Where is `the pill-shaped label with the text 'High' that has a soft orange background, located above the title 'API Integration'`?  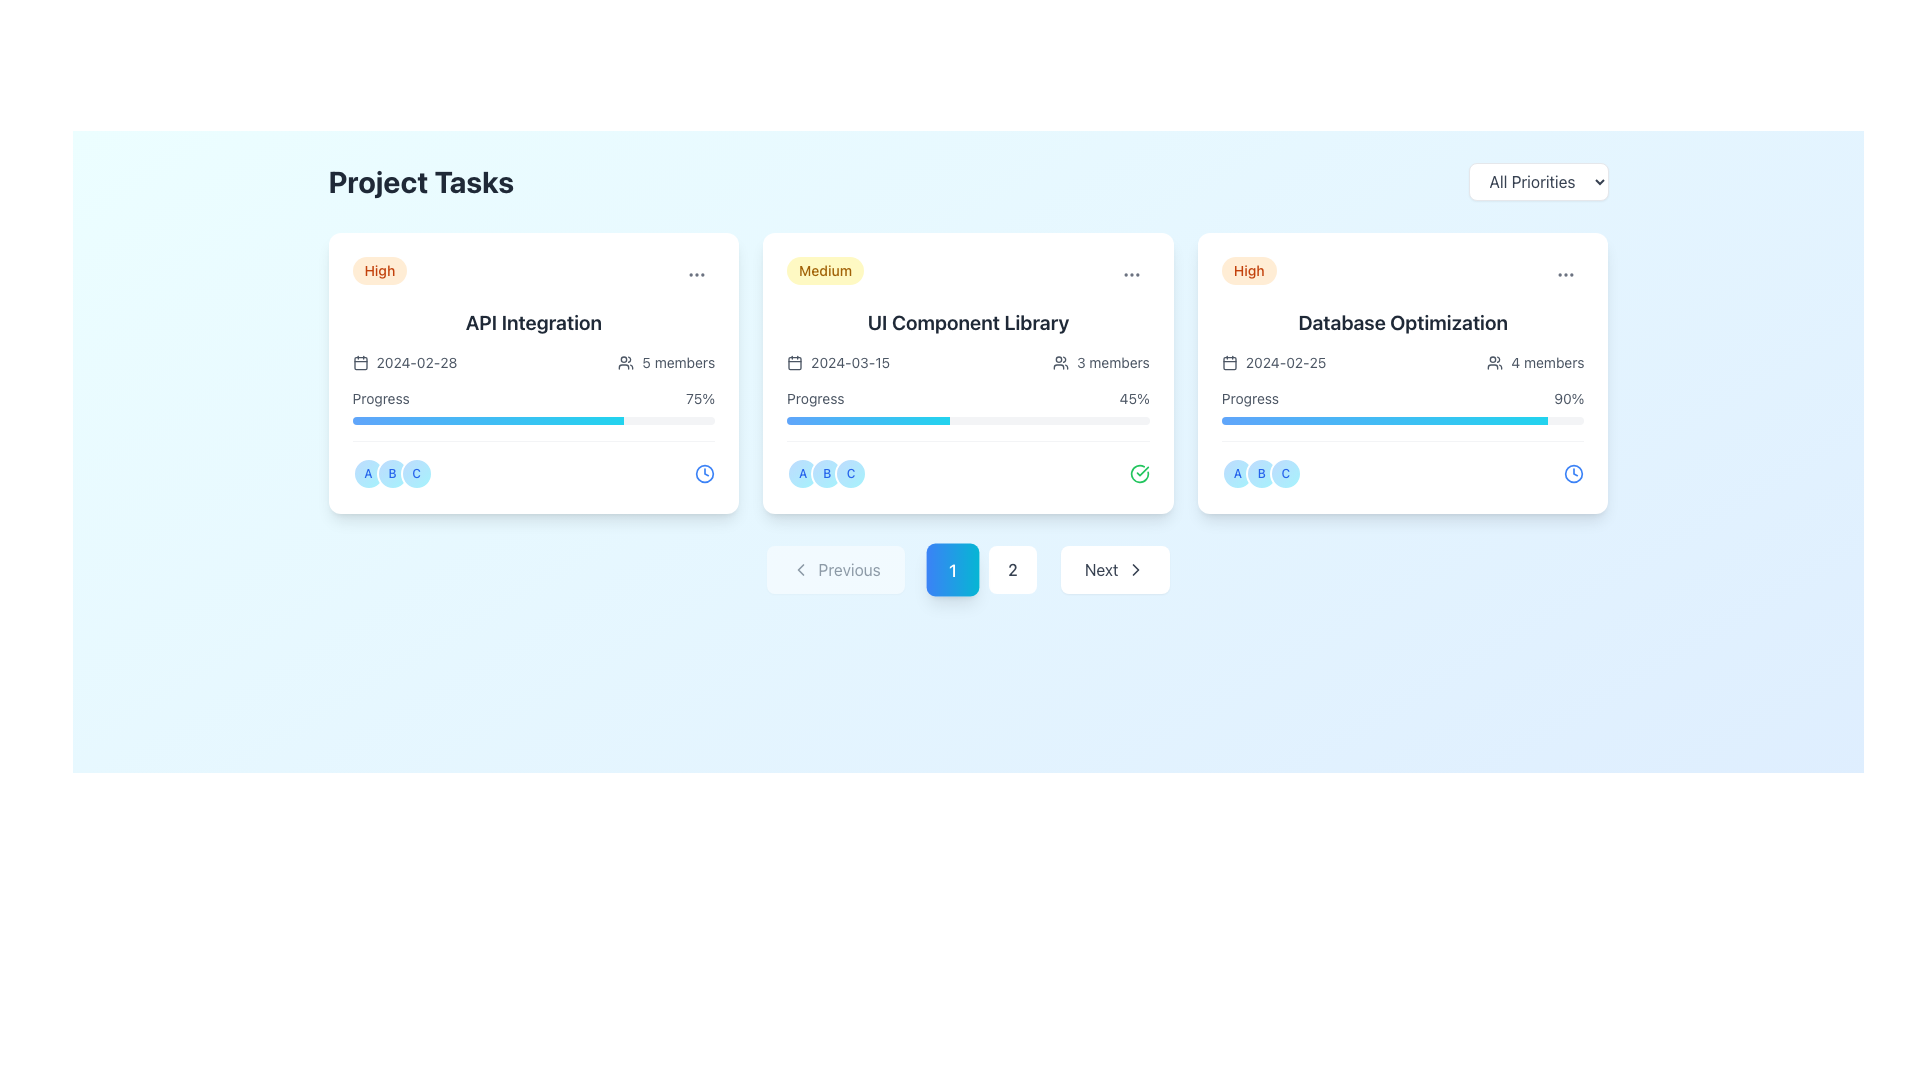 the pill-shaped label with the text 'High' that has a soft orange background, located above the title 'API Integration' is located at coordinates (379, 270).